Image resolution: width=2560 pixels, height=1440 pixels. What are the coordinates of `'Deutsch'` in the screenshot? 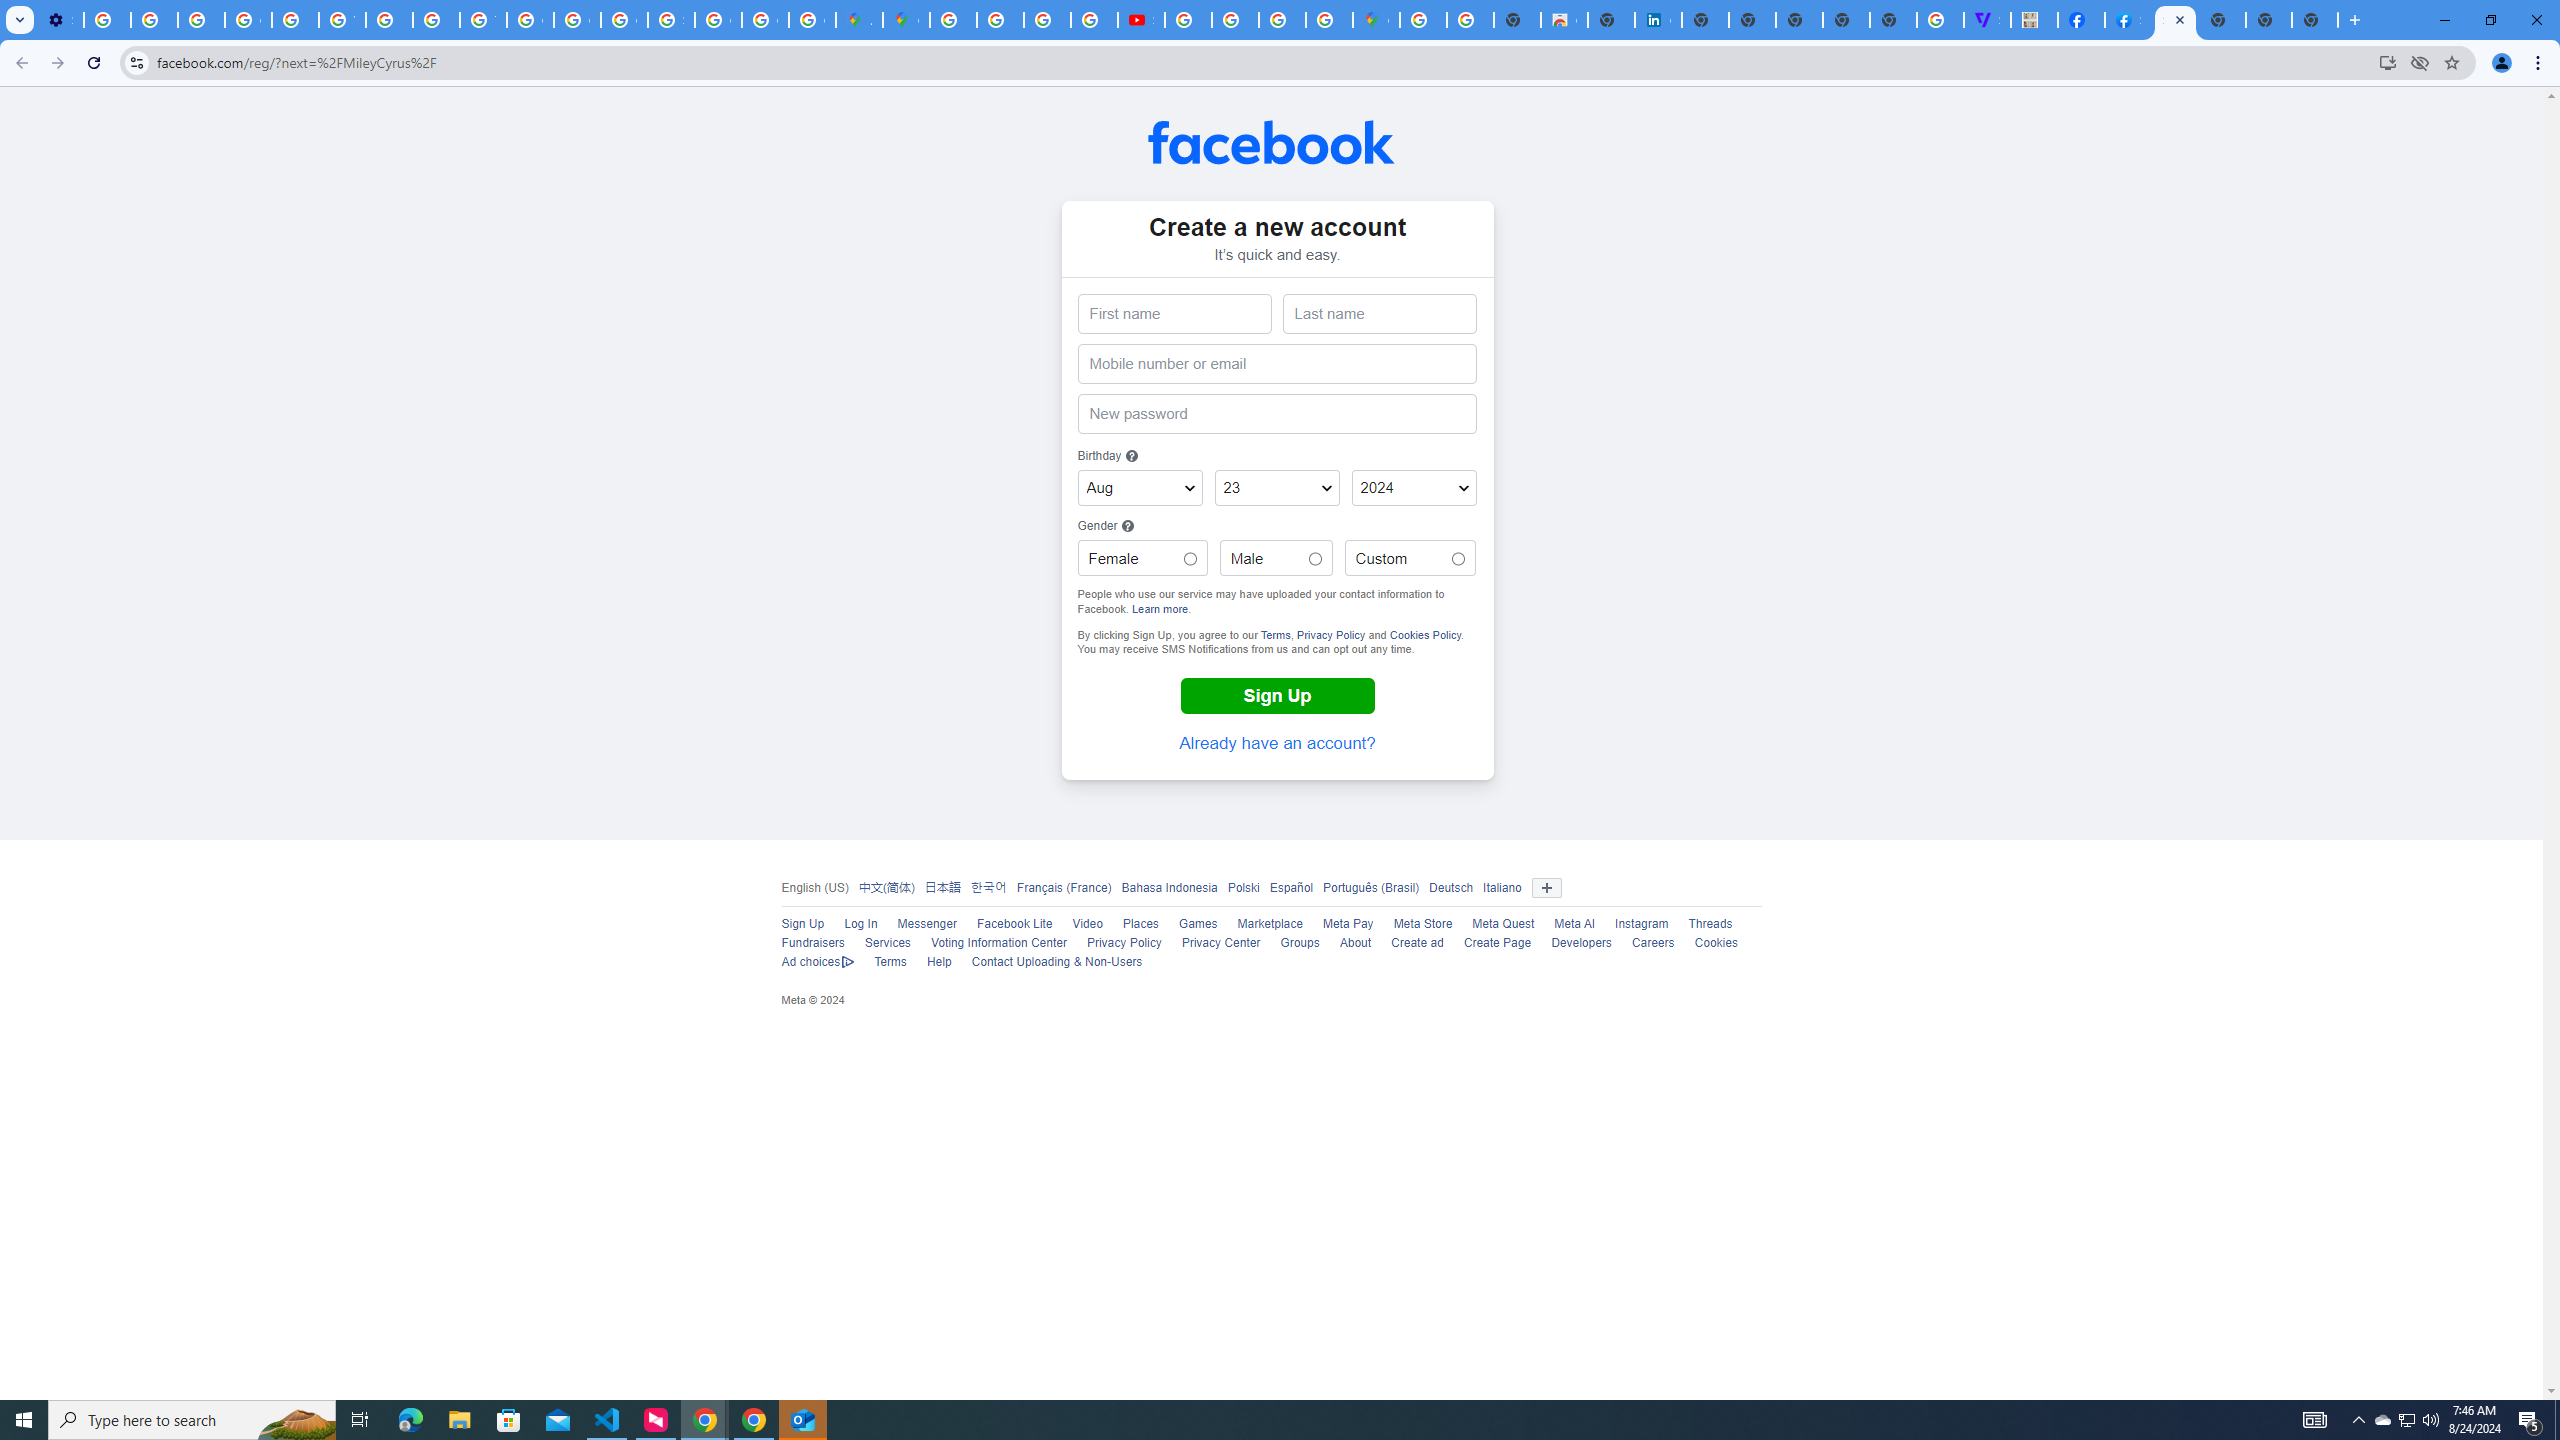 It's located at (1451, 886).